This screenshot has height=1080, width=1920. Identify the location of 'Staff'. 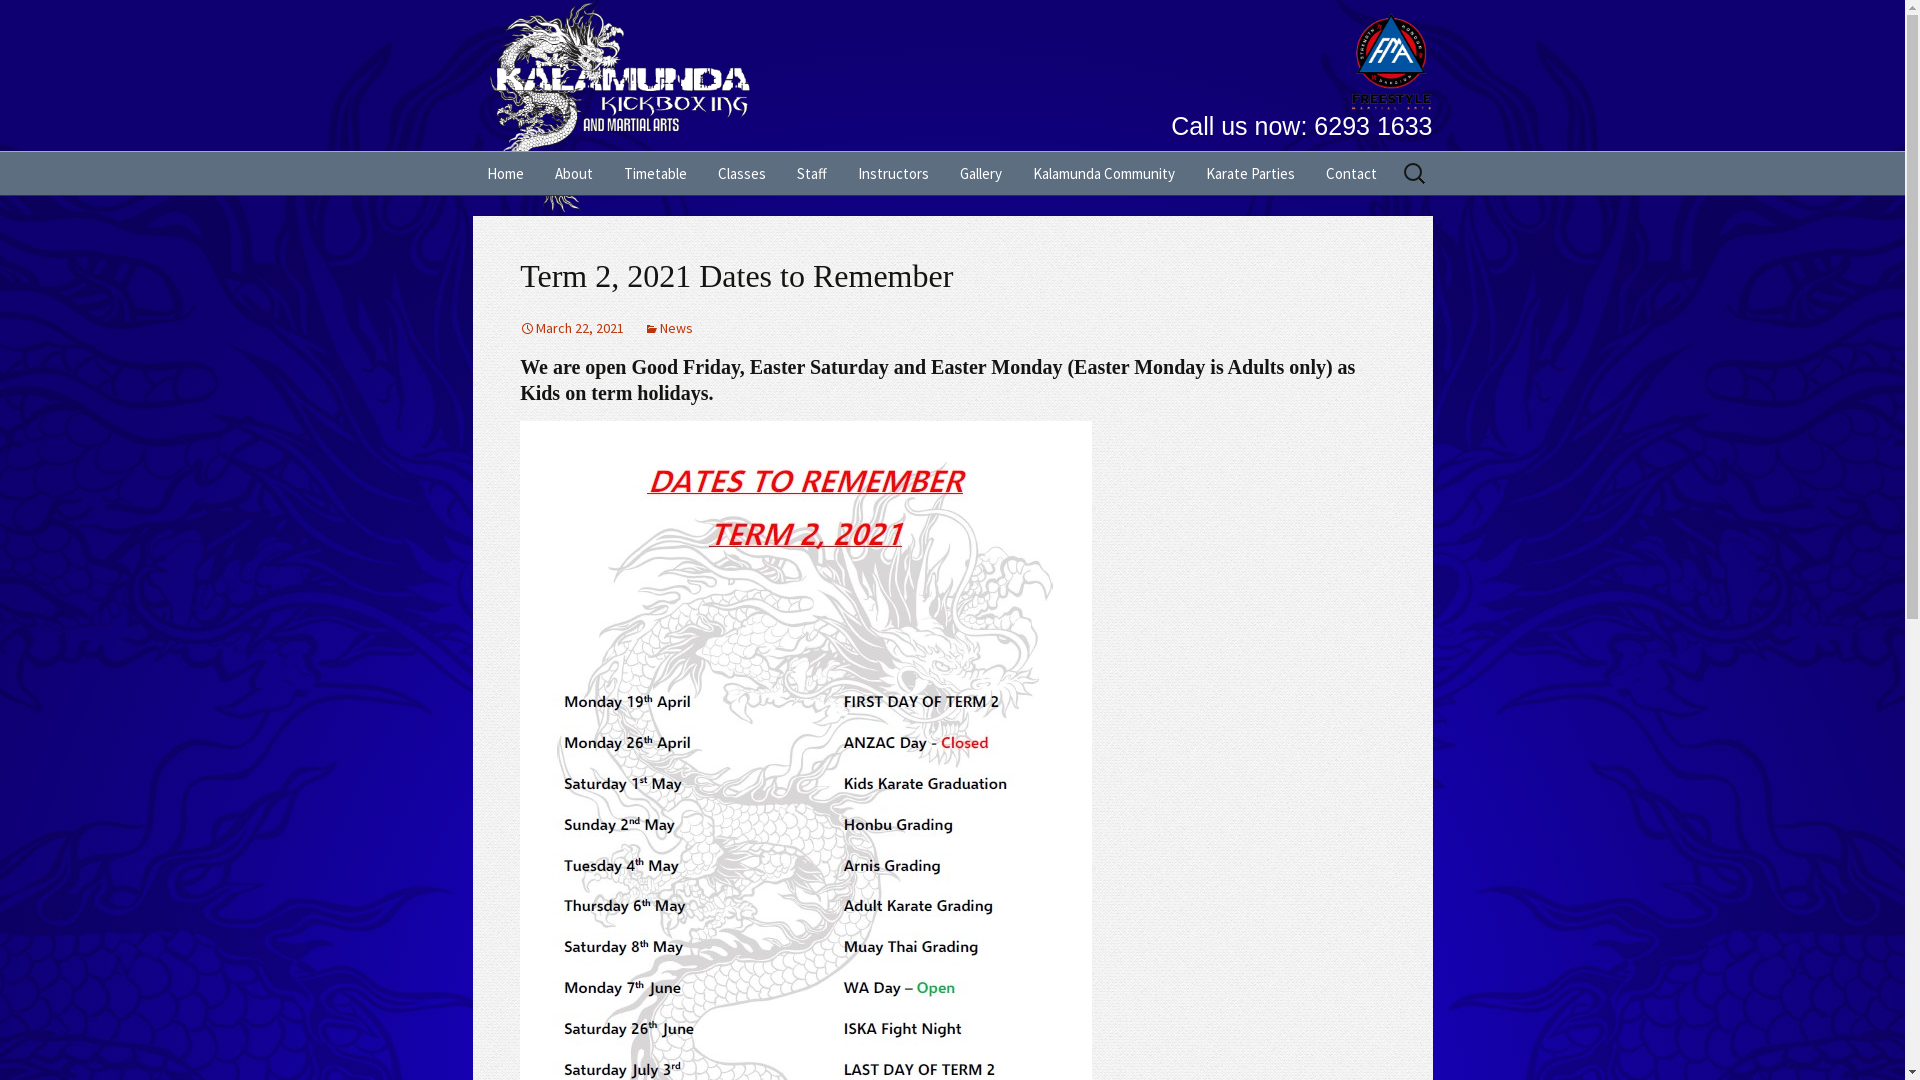
(811, 172).